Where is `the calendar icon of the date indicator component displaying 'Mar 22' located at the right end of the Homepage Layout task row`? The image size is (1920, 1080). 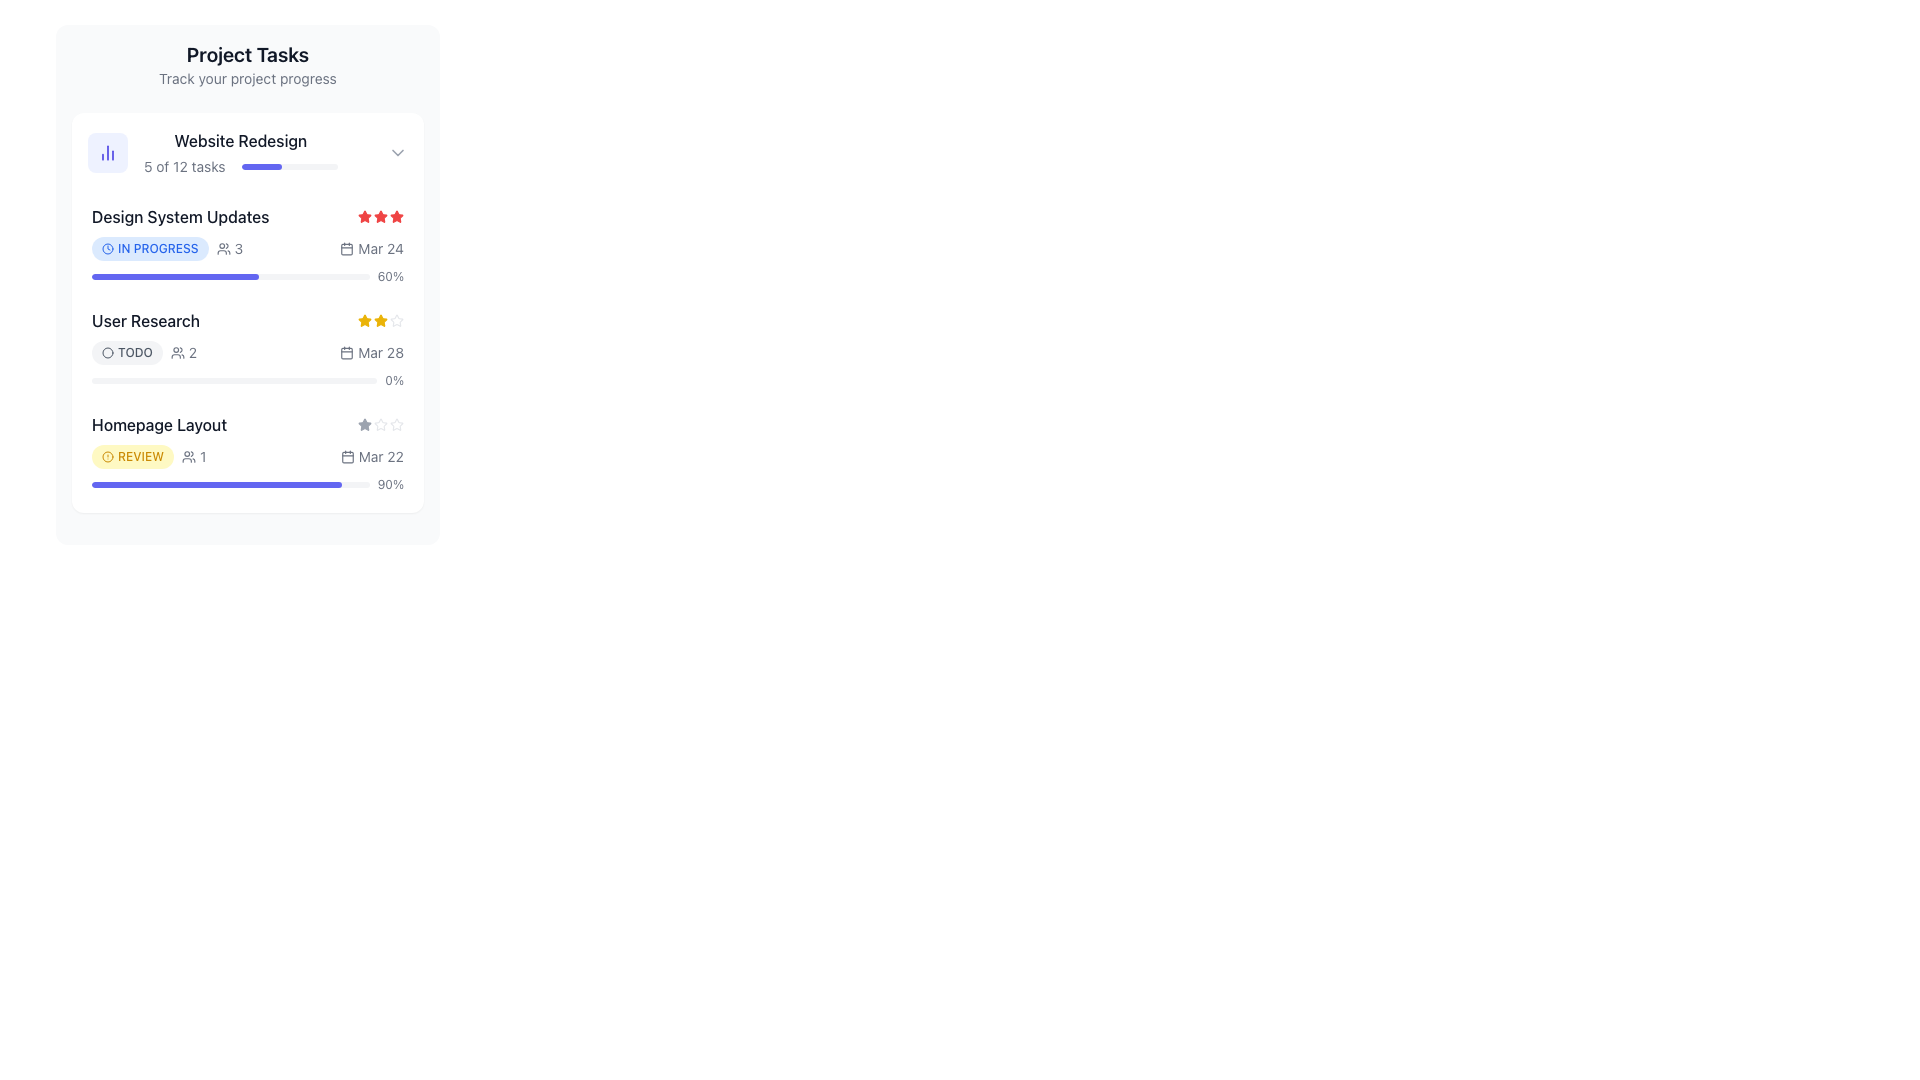
the calendar icon of the date indicator component displaying 'Mar 22' located at the right end of the Homepage Layout task row is located at coordinates (372, 456).